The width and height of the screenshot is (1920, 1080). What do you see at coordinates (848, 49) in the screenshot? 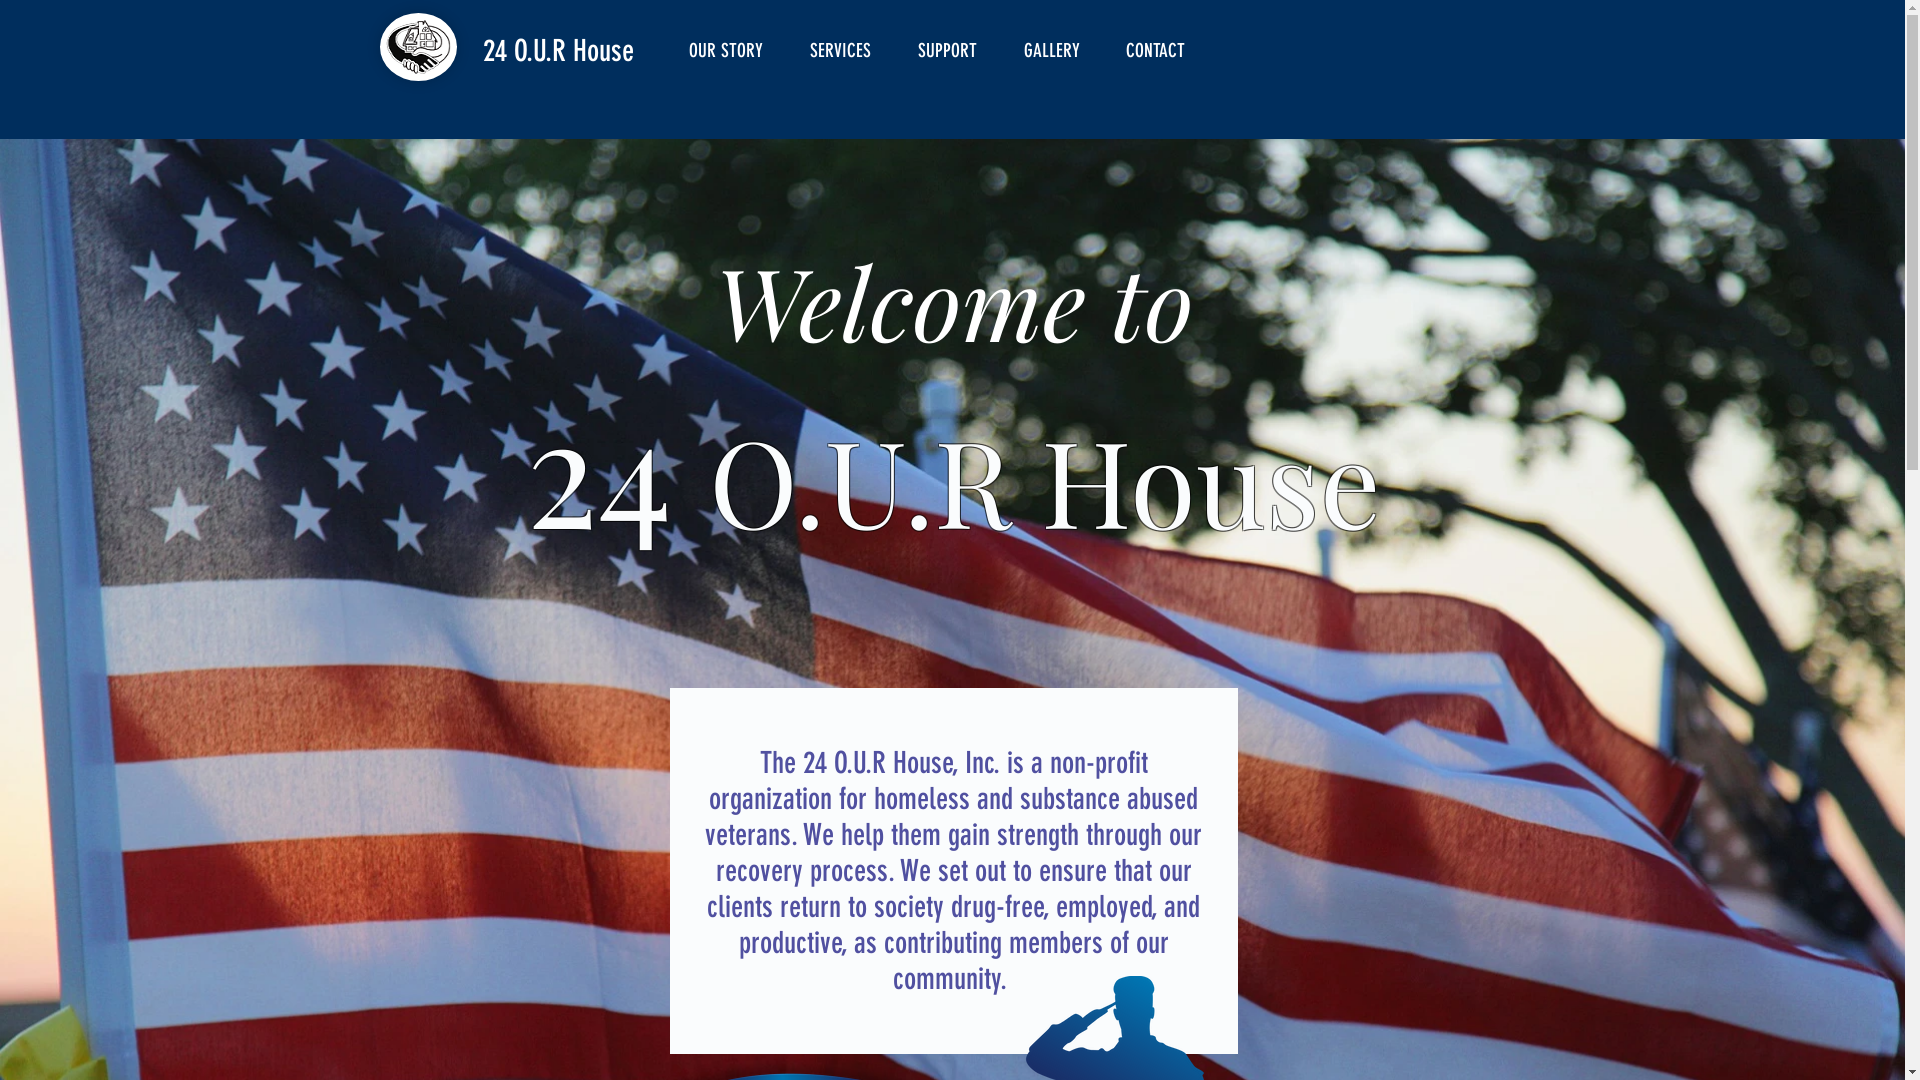
I see `'SERVICES'` at bounding box center [848, 49].